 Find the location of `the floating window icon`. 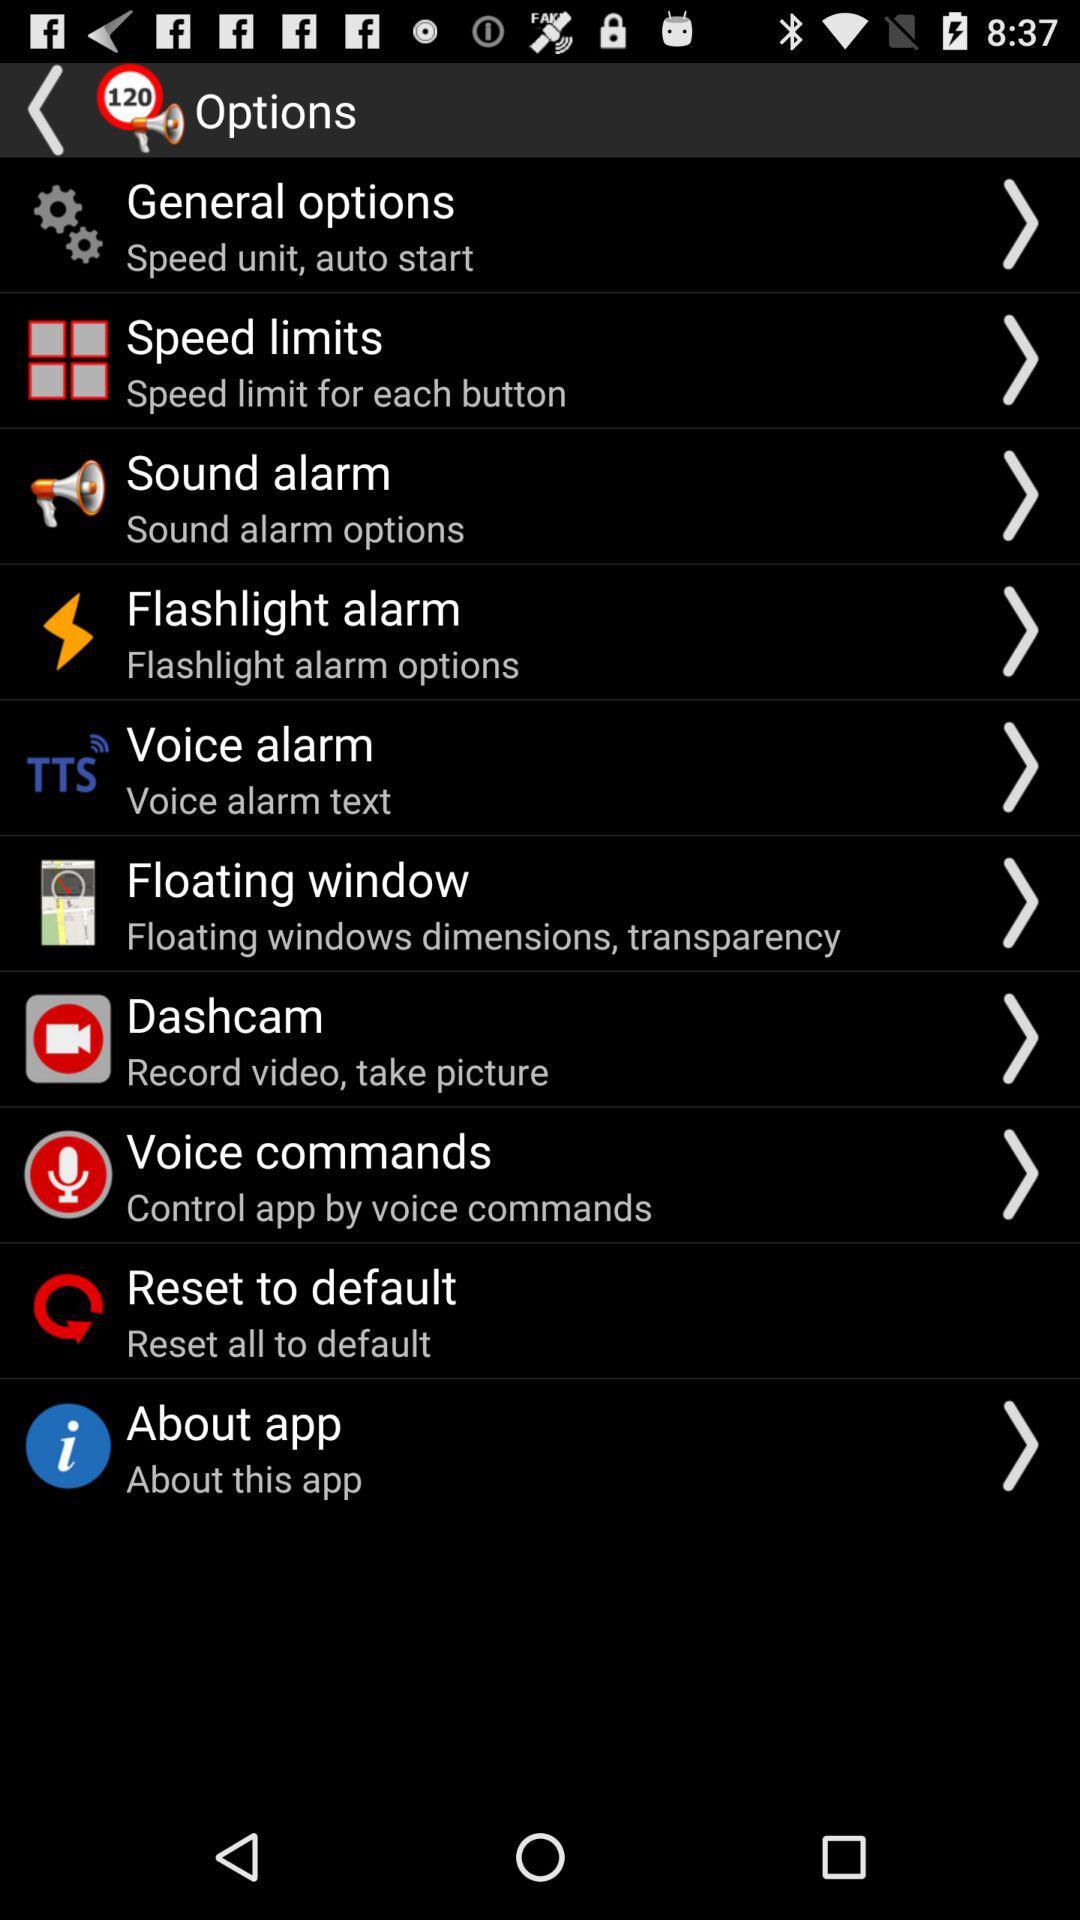

the floating window icon is located at coordinates (297, 878).